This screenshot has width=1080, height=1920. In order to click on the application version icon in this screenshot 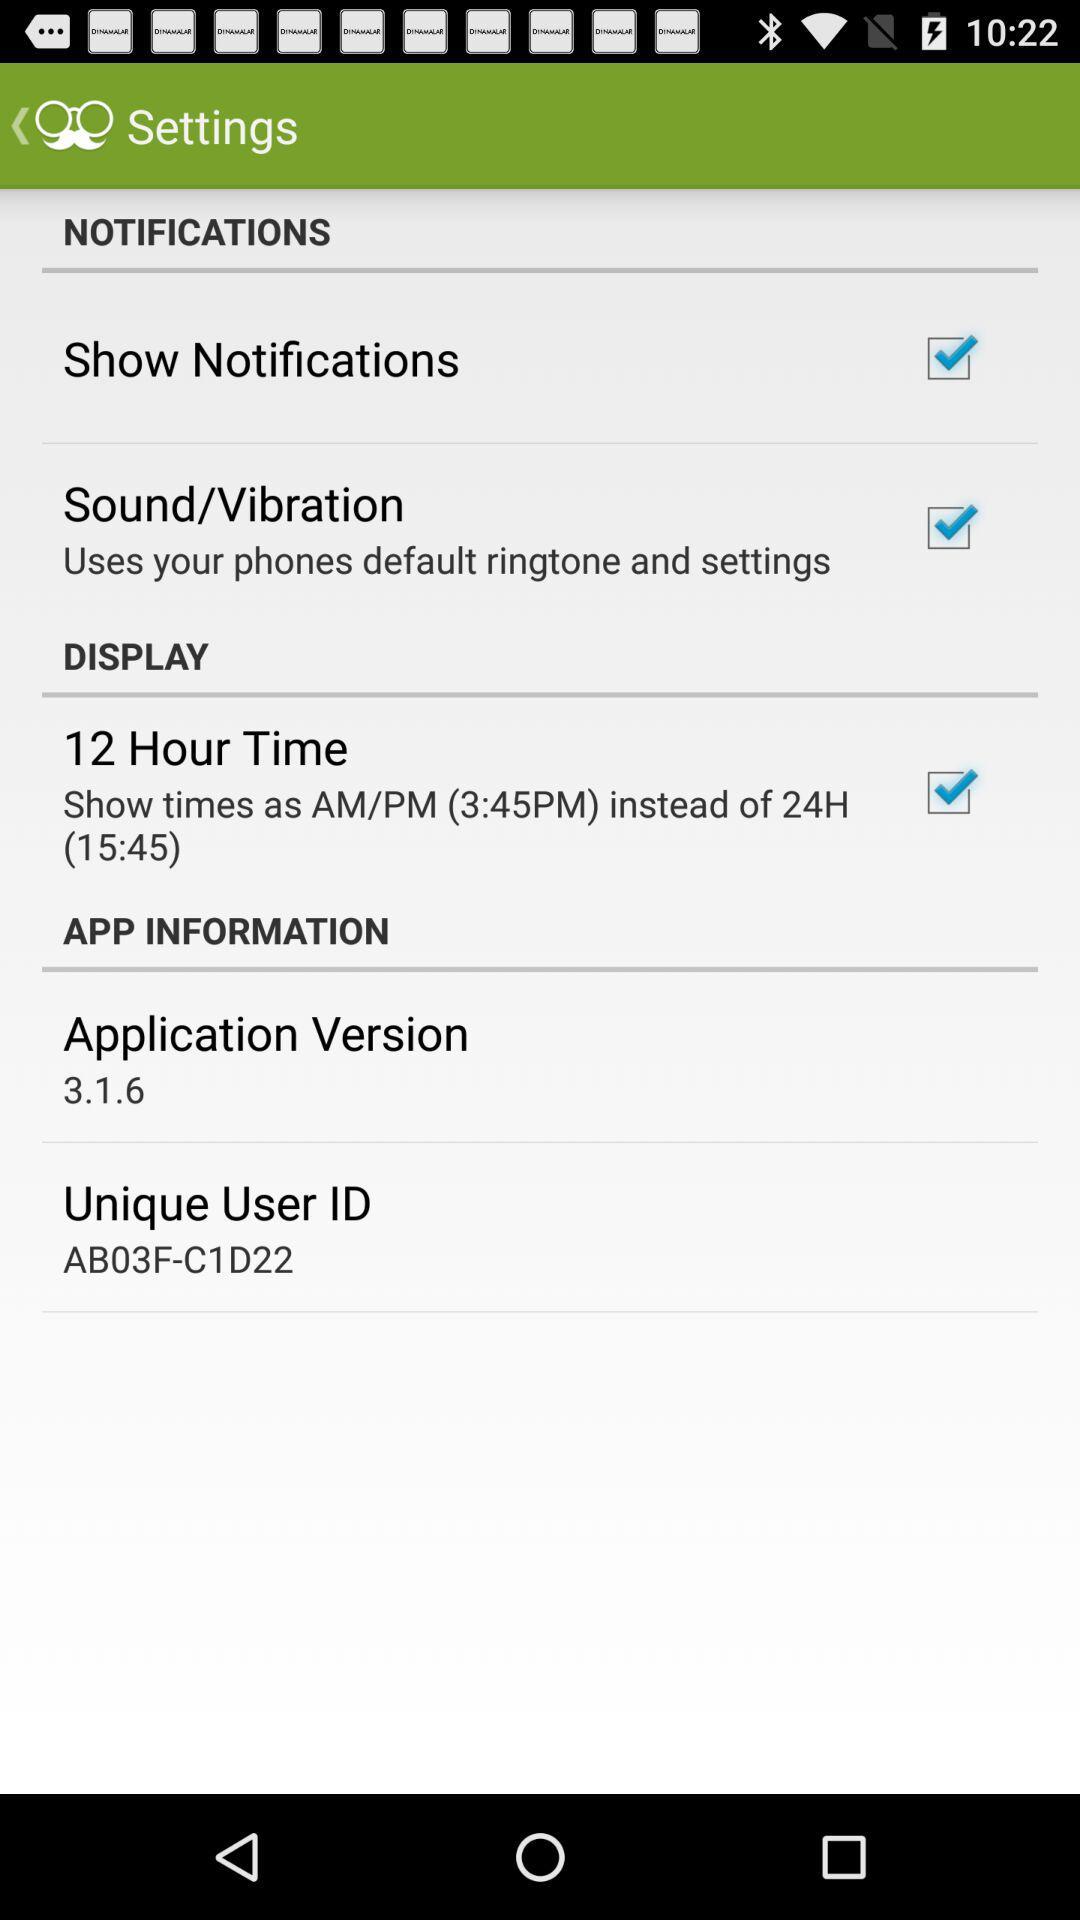, I will do `click(265, 1032)`.